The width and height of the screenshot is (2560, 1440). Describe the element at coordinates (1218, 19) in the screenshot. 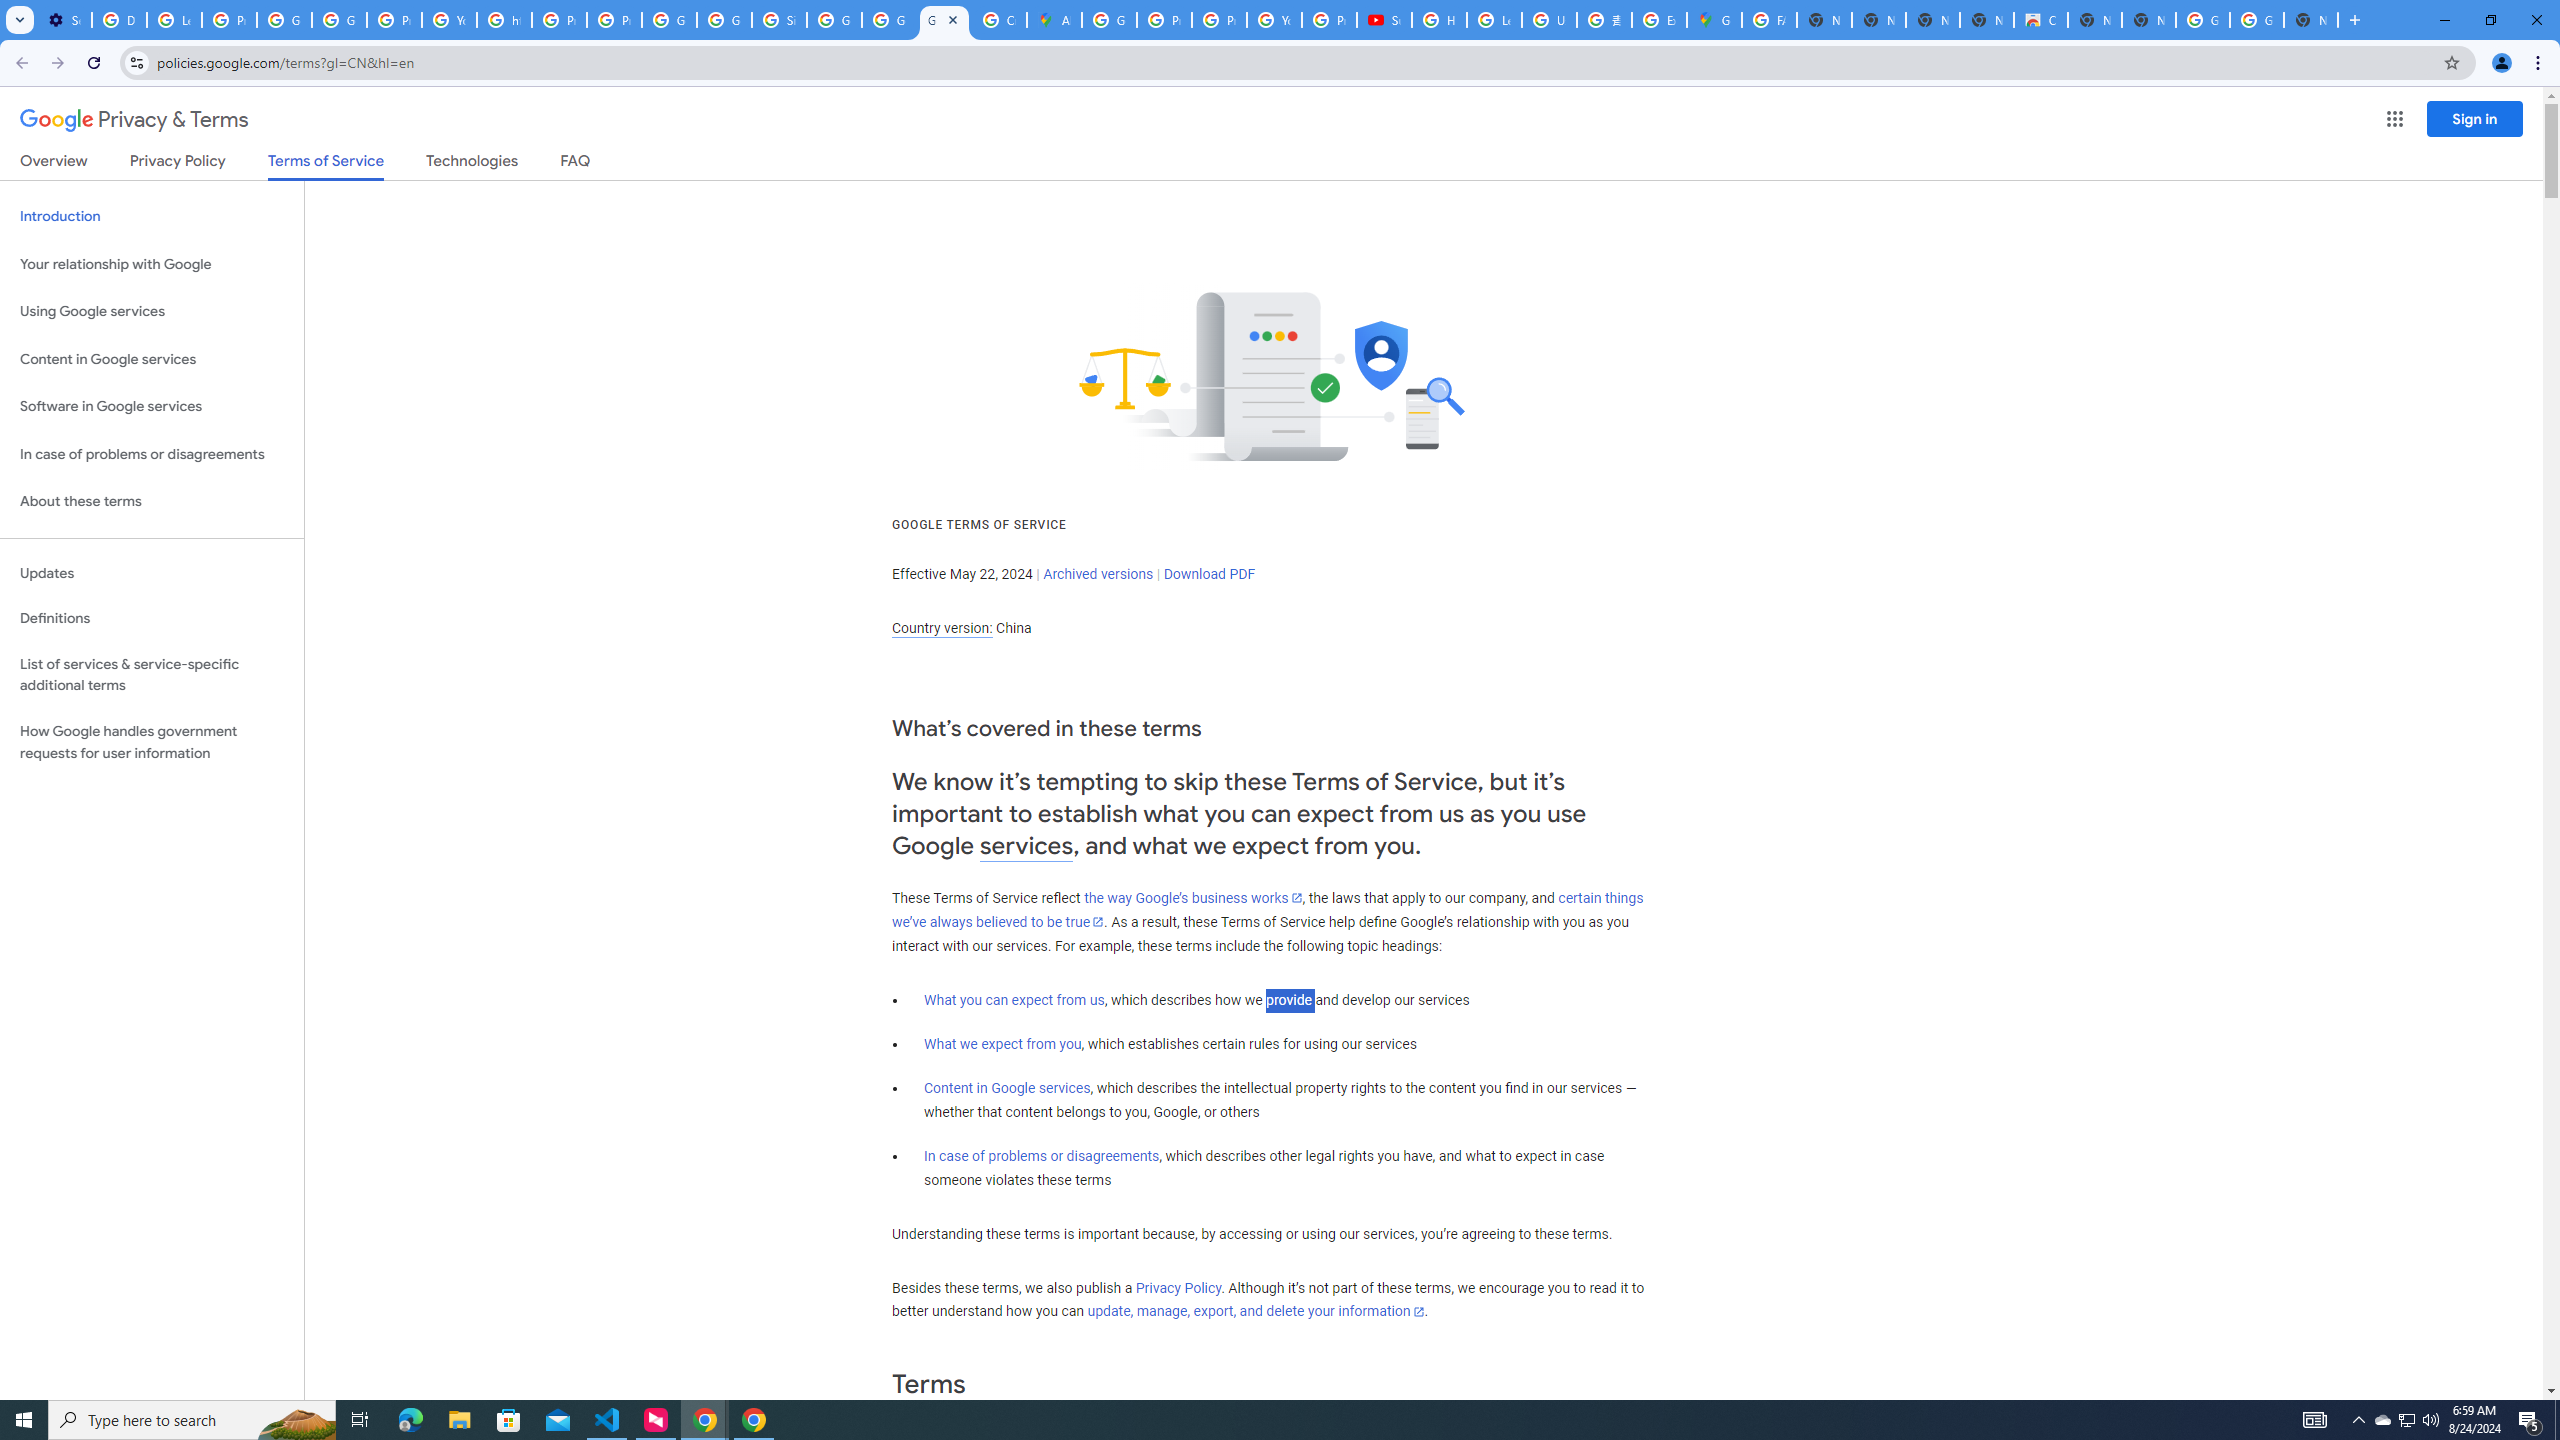

I see `'Privacy Help Center - Policies Help'` at that location.